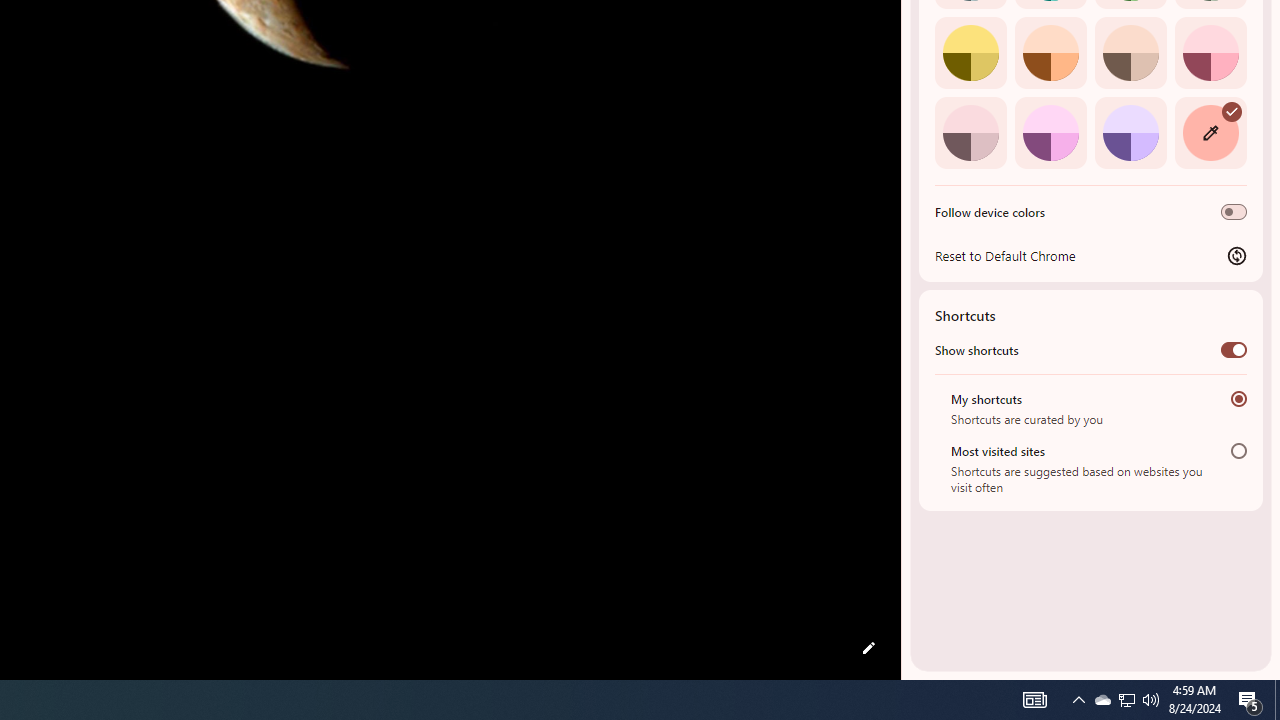 Image resolution: width=1280 pixels, height=720 pixels. I want to click on 'Orange', so click(1049, 51).